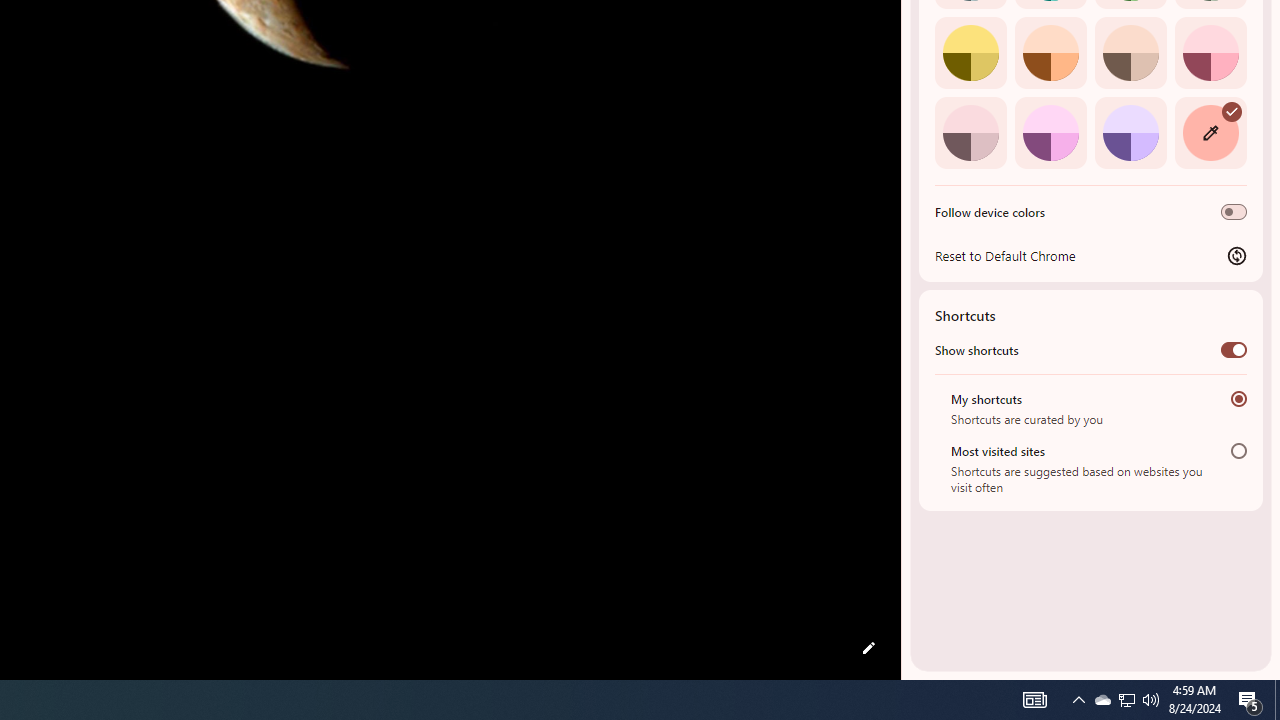 Image resolution: width=1280 pixels, height=720 pixels. I want to click on 'Orange', so click(1049, 51).